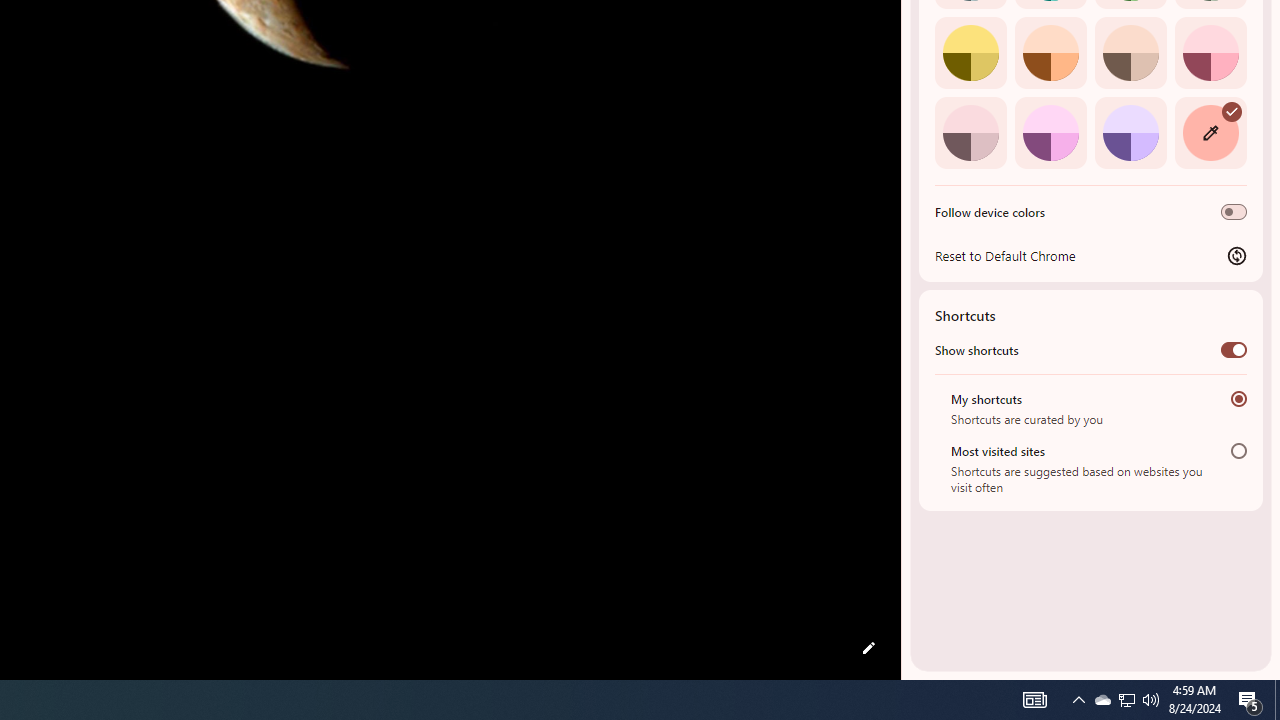 Image resolution: width=1280 pixels, height=720 pixels. I want to click on 'Orange', so click(1049, 51).